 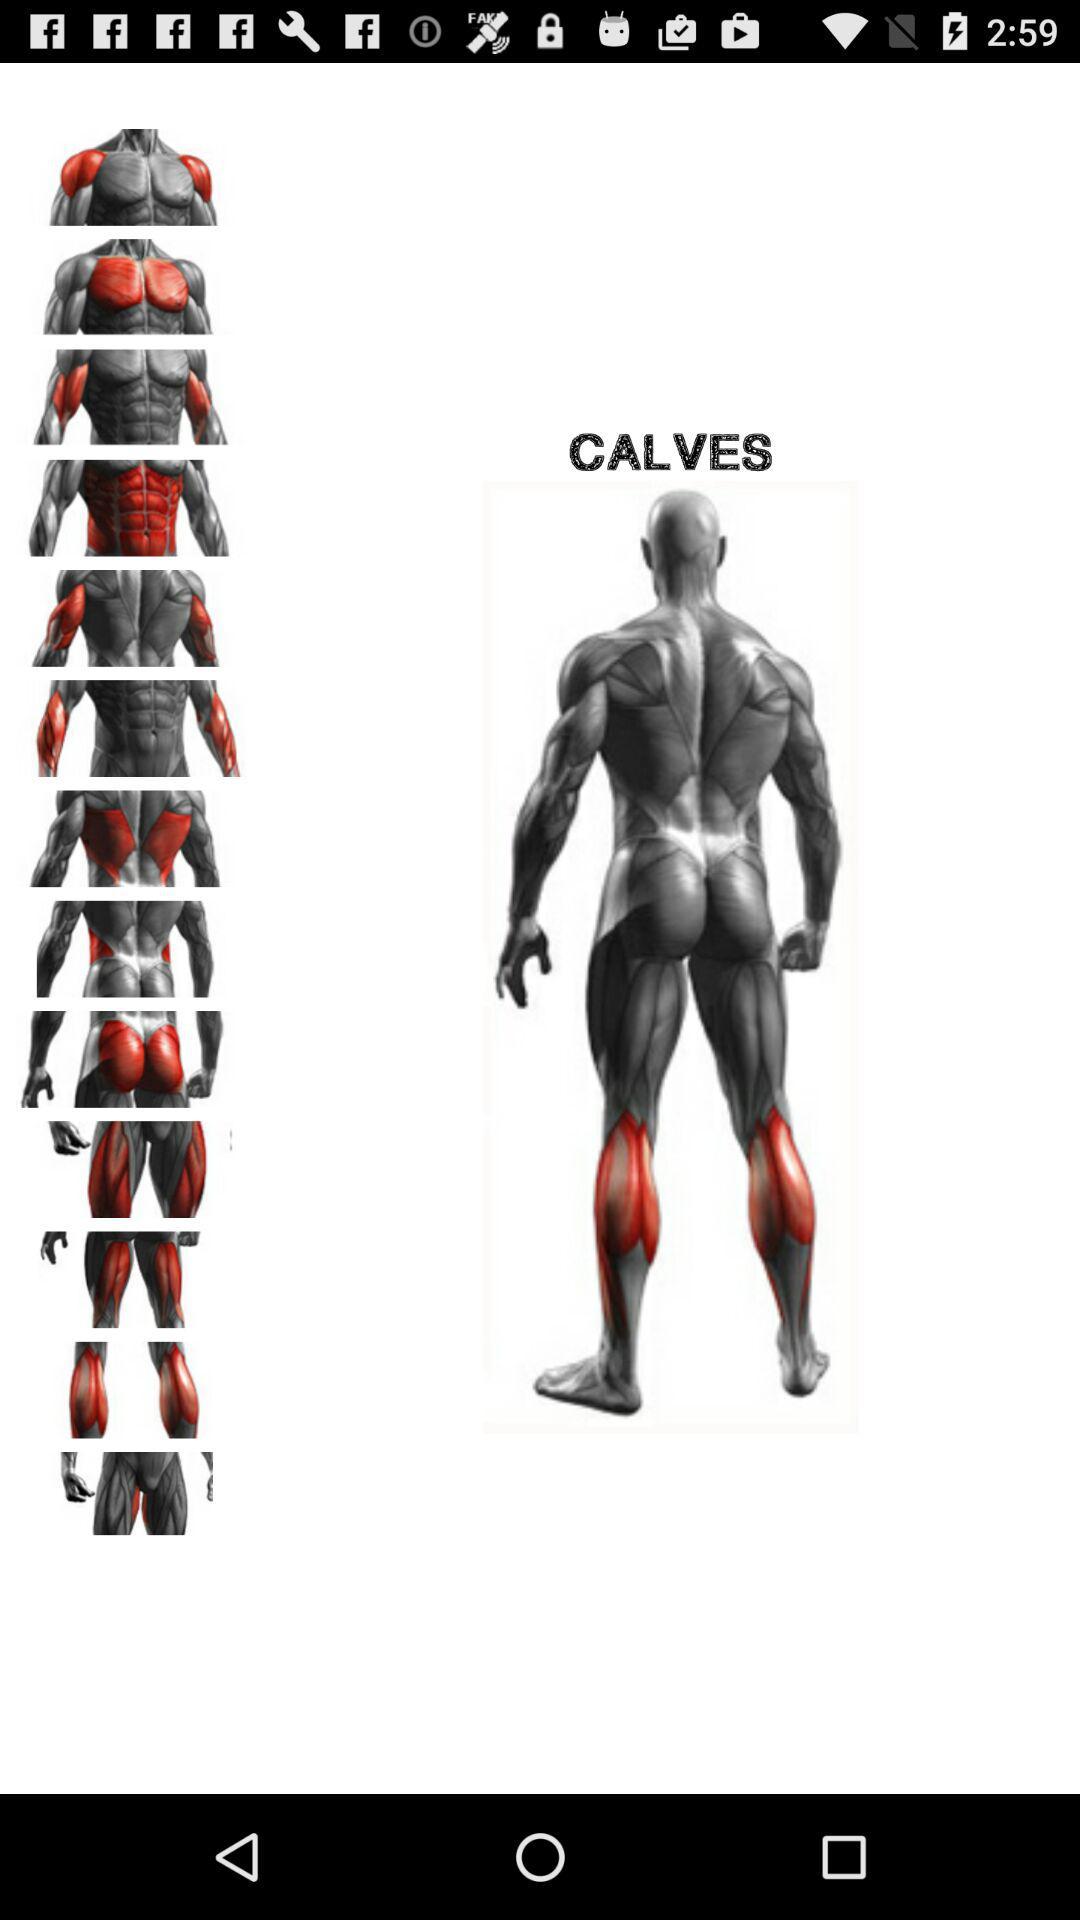 I want to click on front side of the body, so click(x=131, y=501).